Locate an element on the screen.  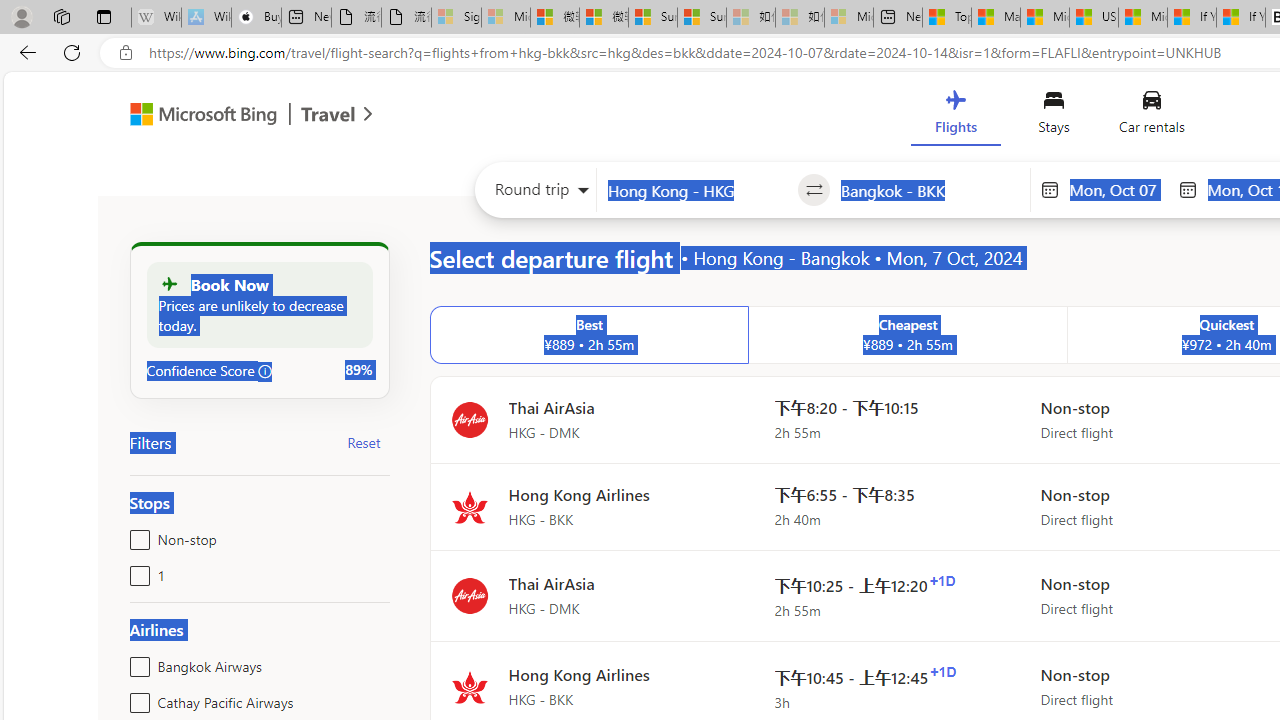
'Leaving from?' is located at coordinates (697, 190).